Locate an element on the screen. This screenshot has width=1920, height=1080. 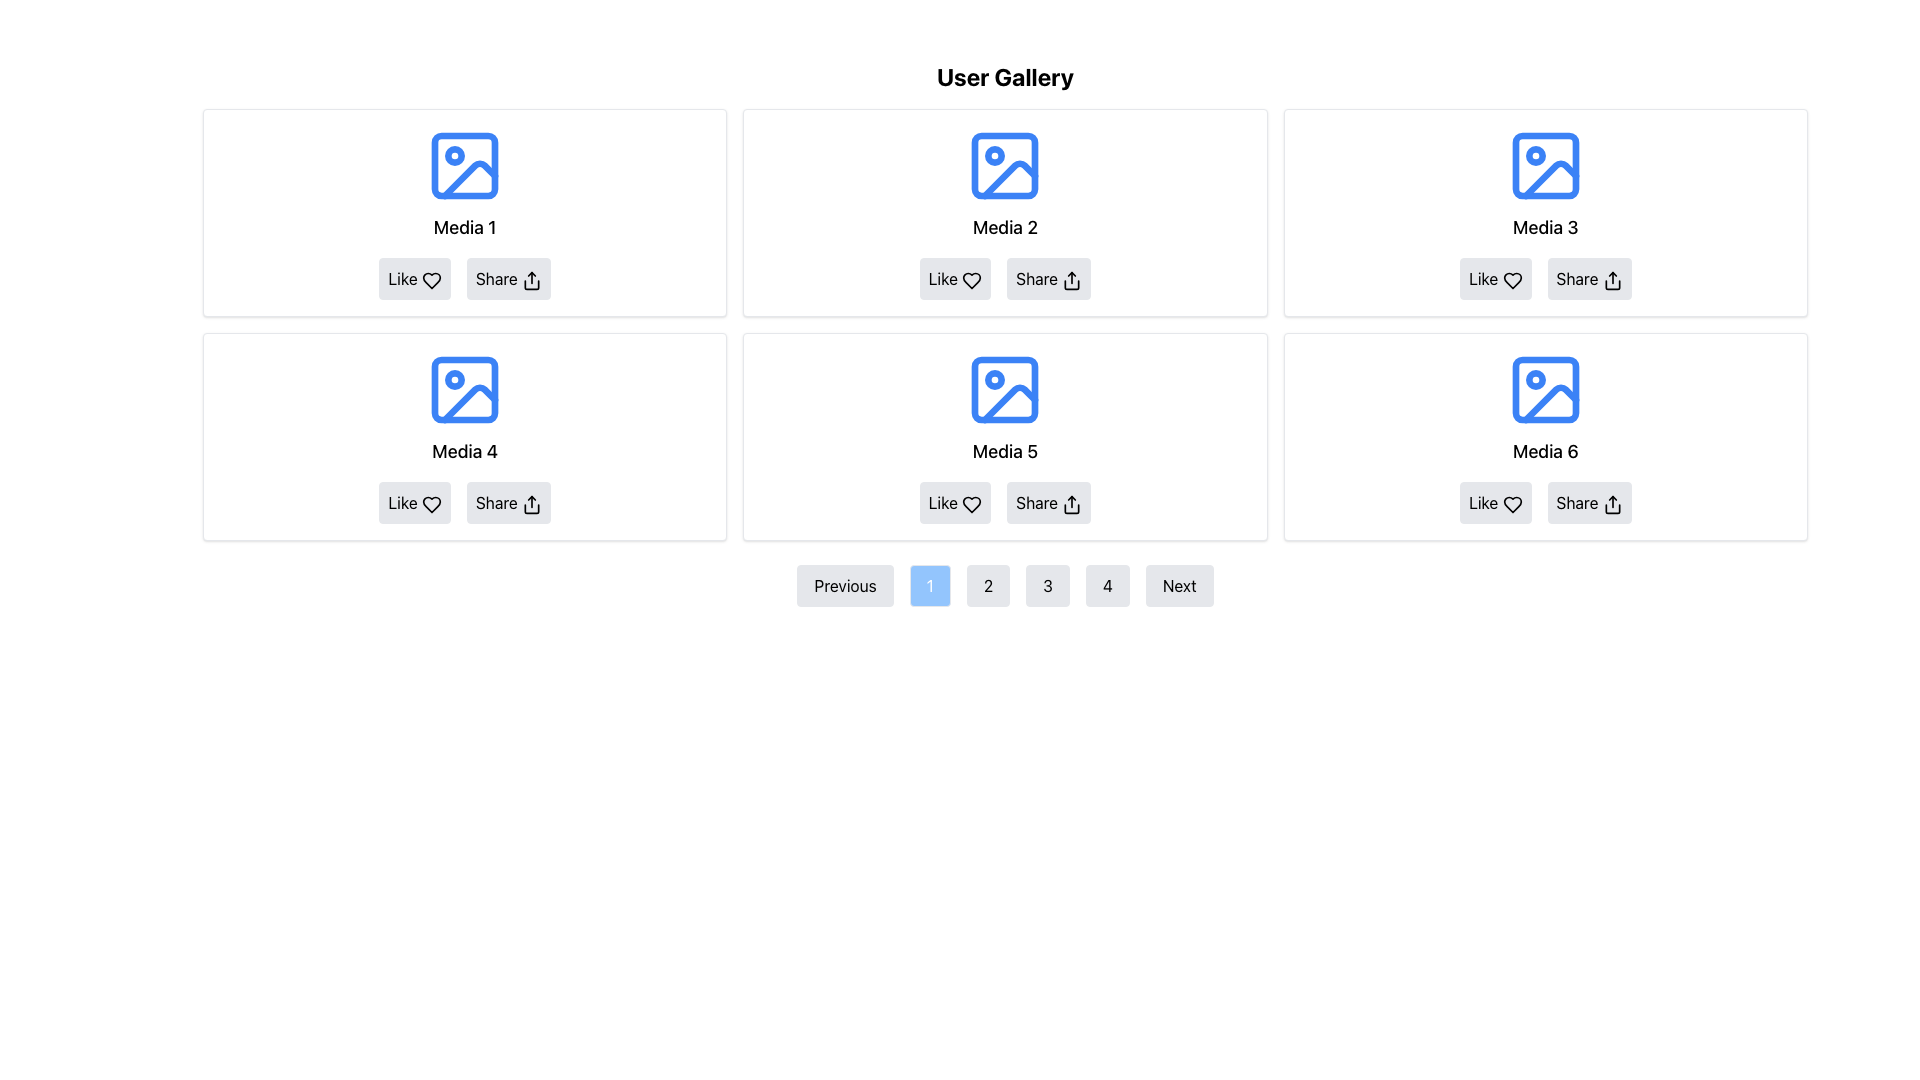
the interactive button group containing 'Like' and 'Share' buttons located within the card titled 'Media 4' is located at coordinates (464, 501).